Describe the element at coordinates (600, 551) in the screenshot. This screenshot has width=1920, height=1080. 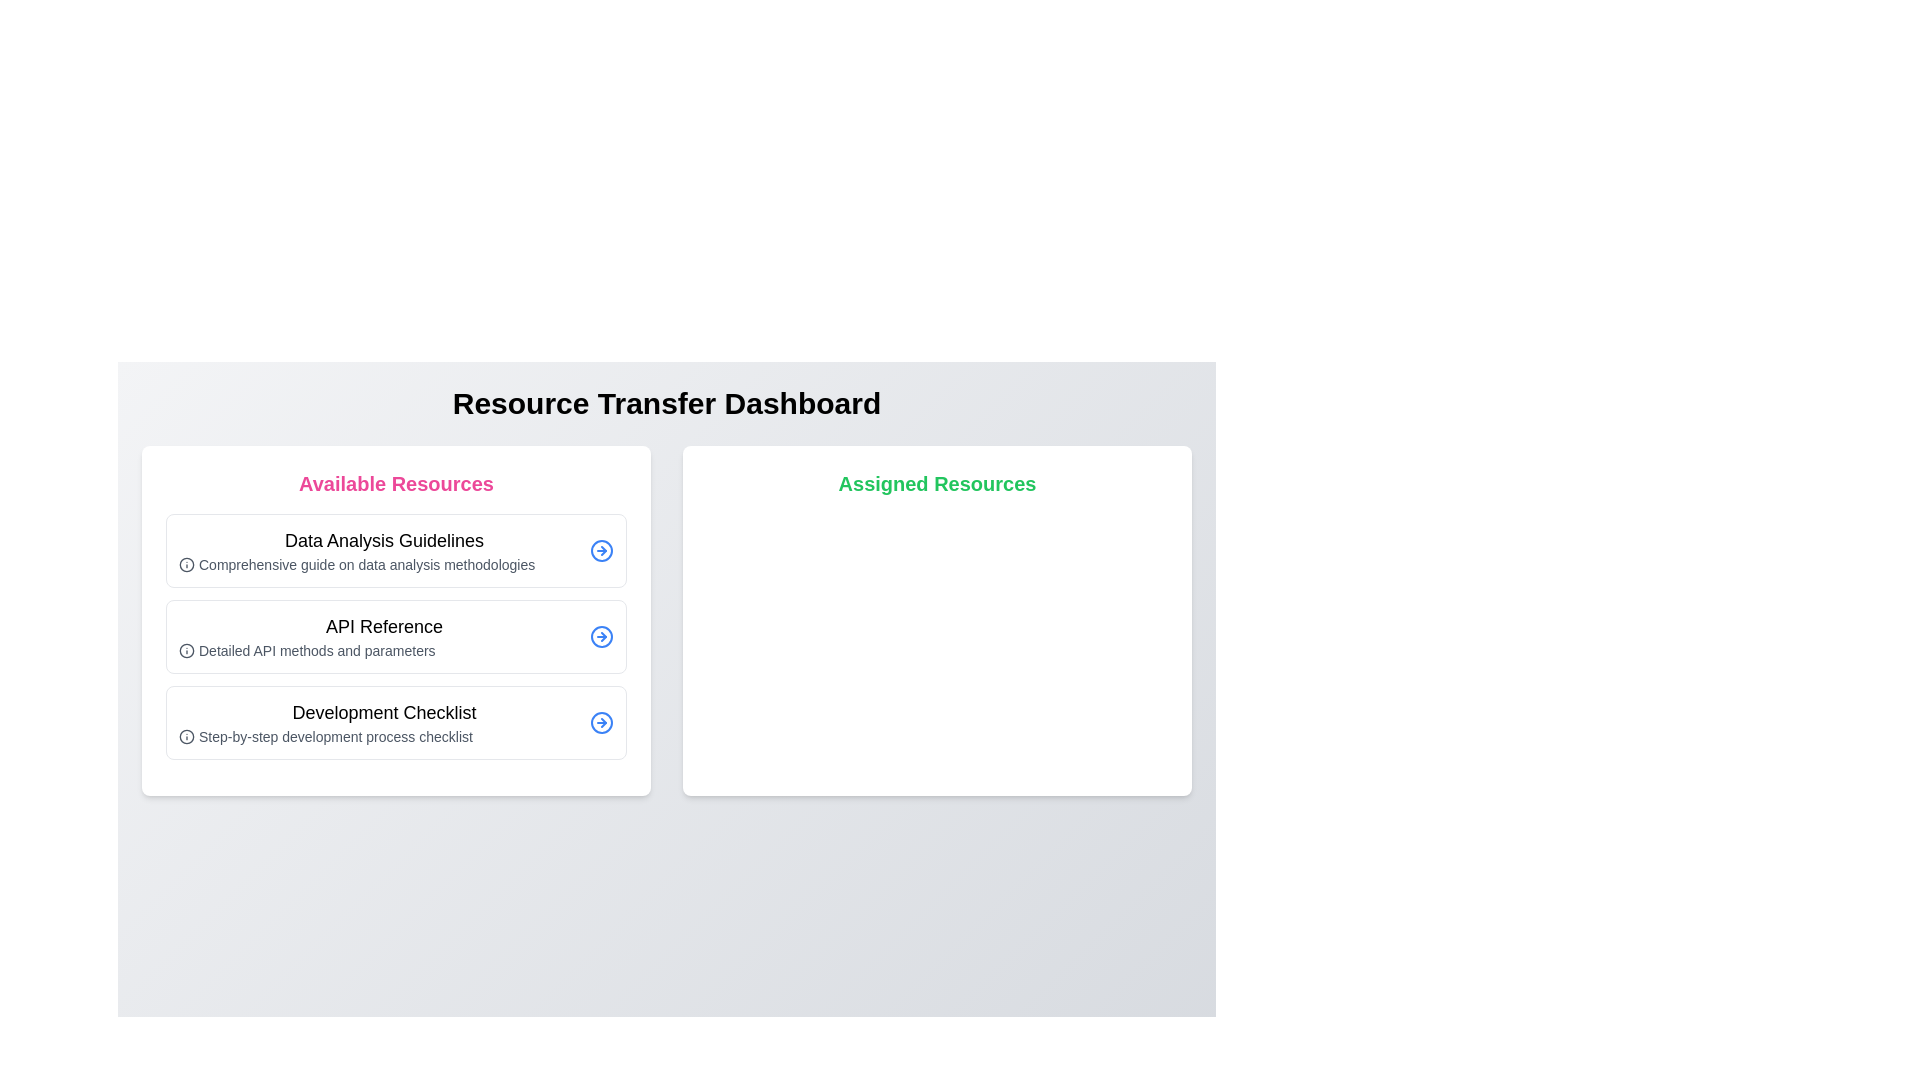
I see `the circle component of the arrow icon located to the right of the 'Data Analysis Guidelines' resource entry in the 'Available Resources' column` at that location.